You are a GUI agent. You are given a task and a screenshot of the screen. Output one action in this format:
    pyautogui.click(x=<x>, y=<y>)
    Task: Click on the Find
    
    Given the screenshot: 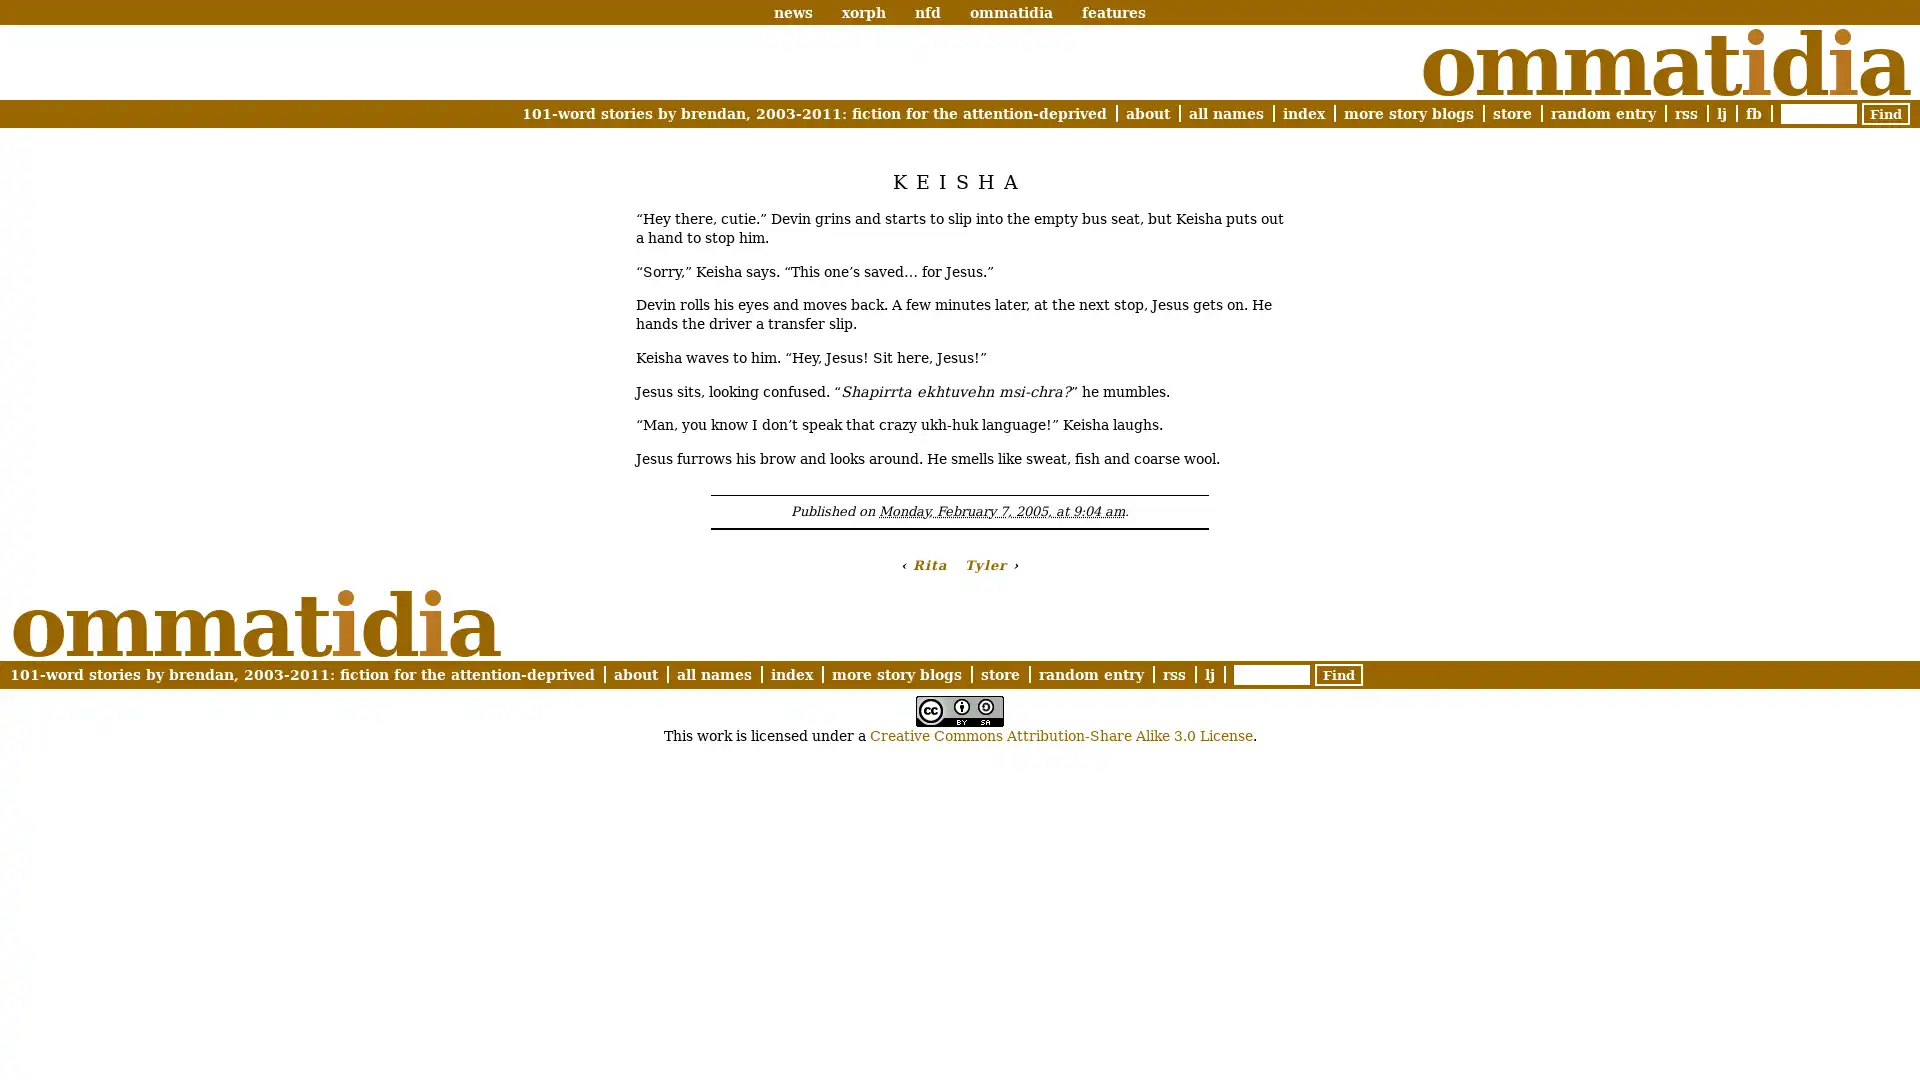 What is the action you would take?
    pyautogui.click(x=1885, y=114)
    